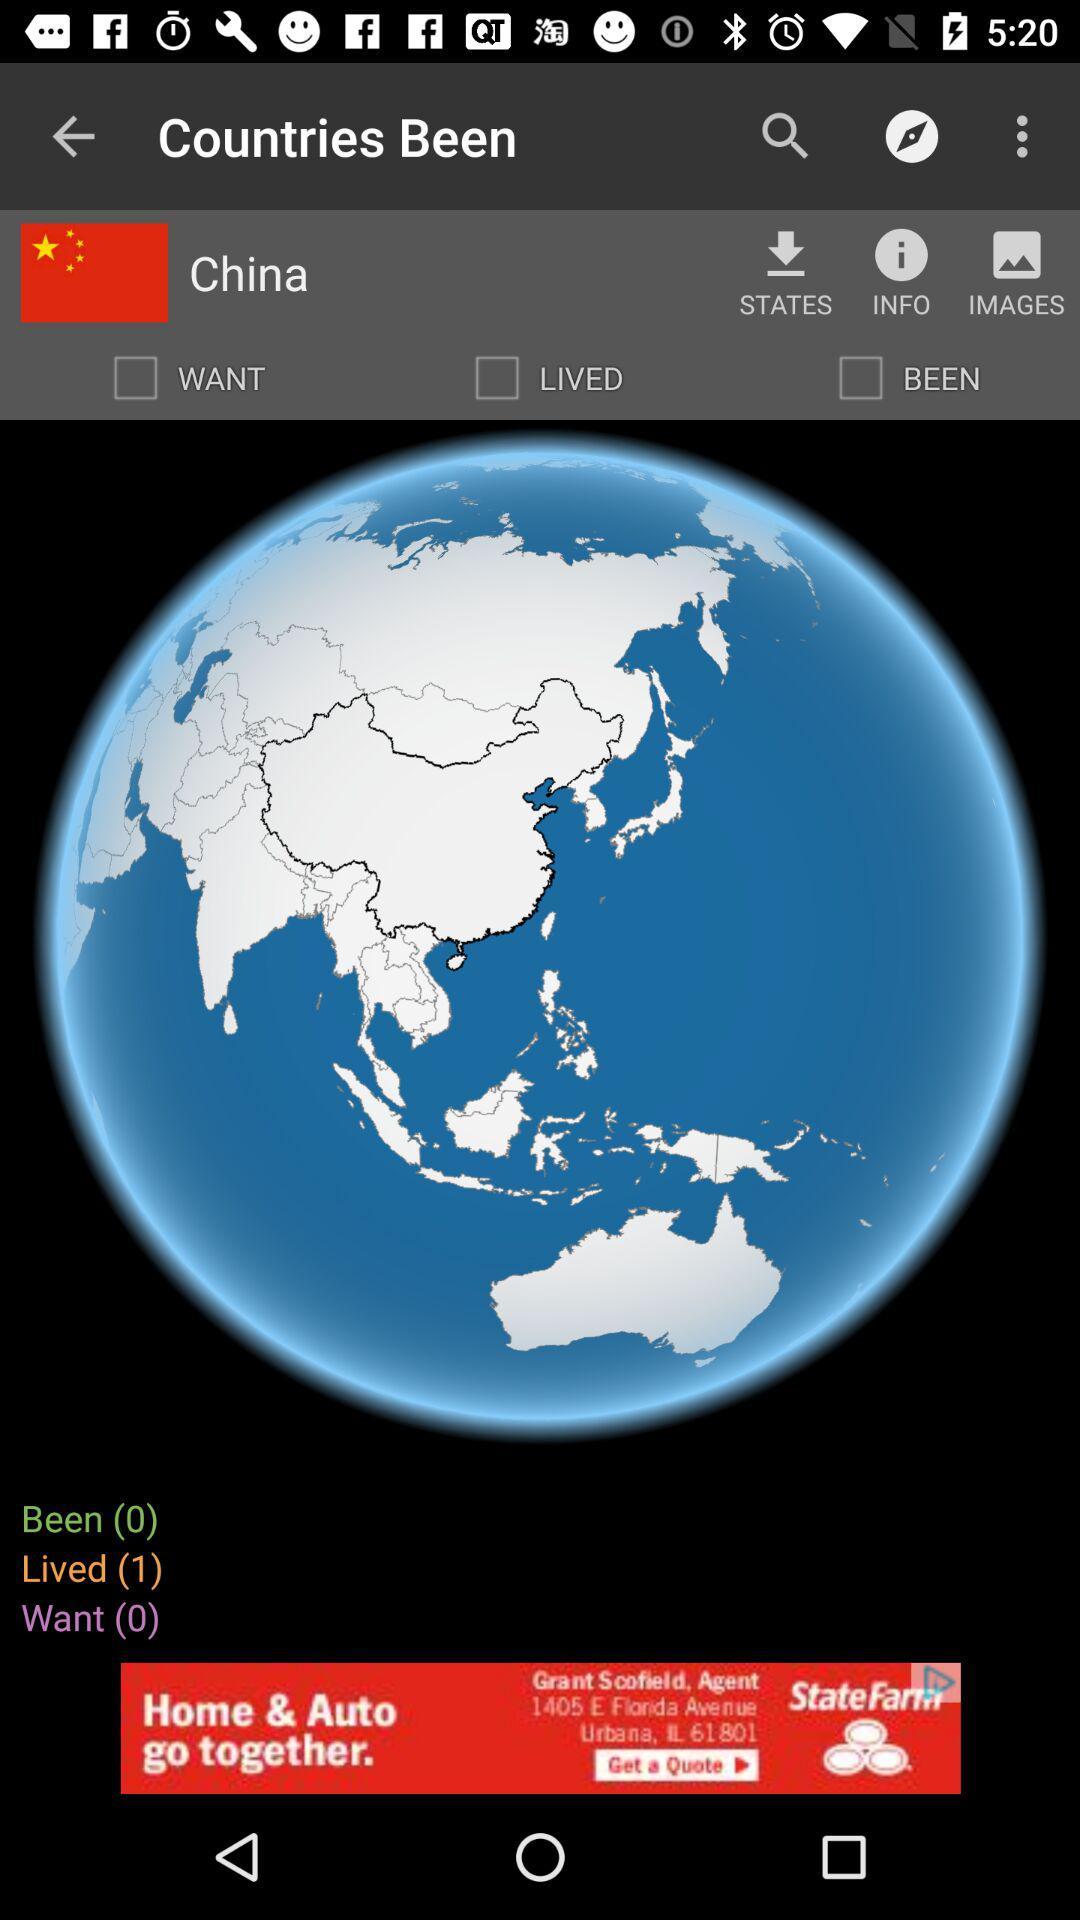 The image size is (1080, 1920). Describe the element at coordinates (540, 1727) in the screenshot. I see `advertisement link` at that location.